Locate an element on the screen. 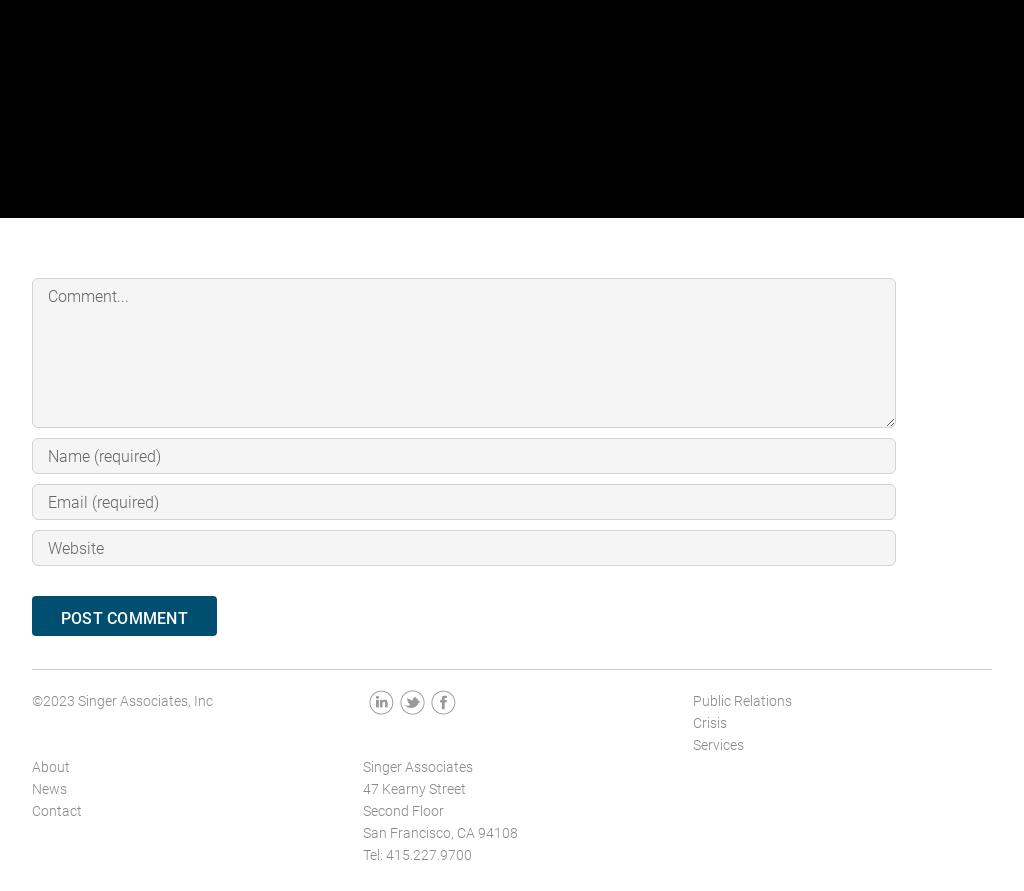 This screenshot has height=891, width=1024. 'News' is located at coordinates (48, 788).